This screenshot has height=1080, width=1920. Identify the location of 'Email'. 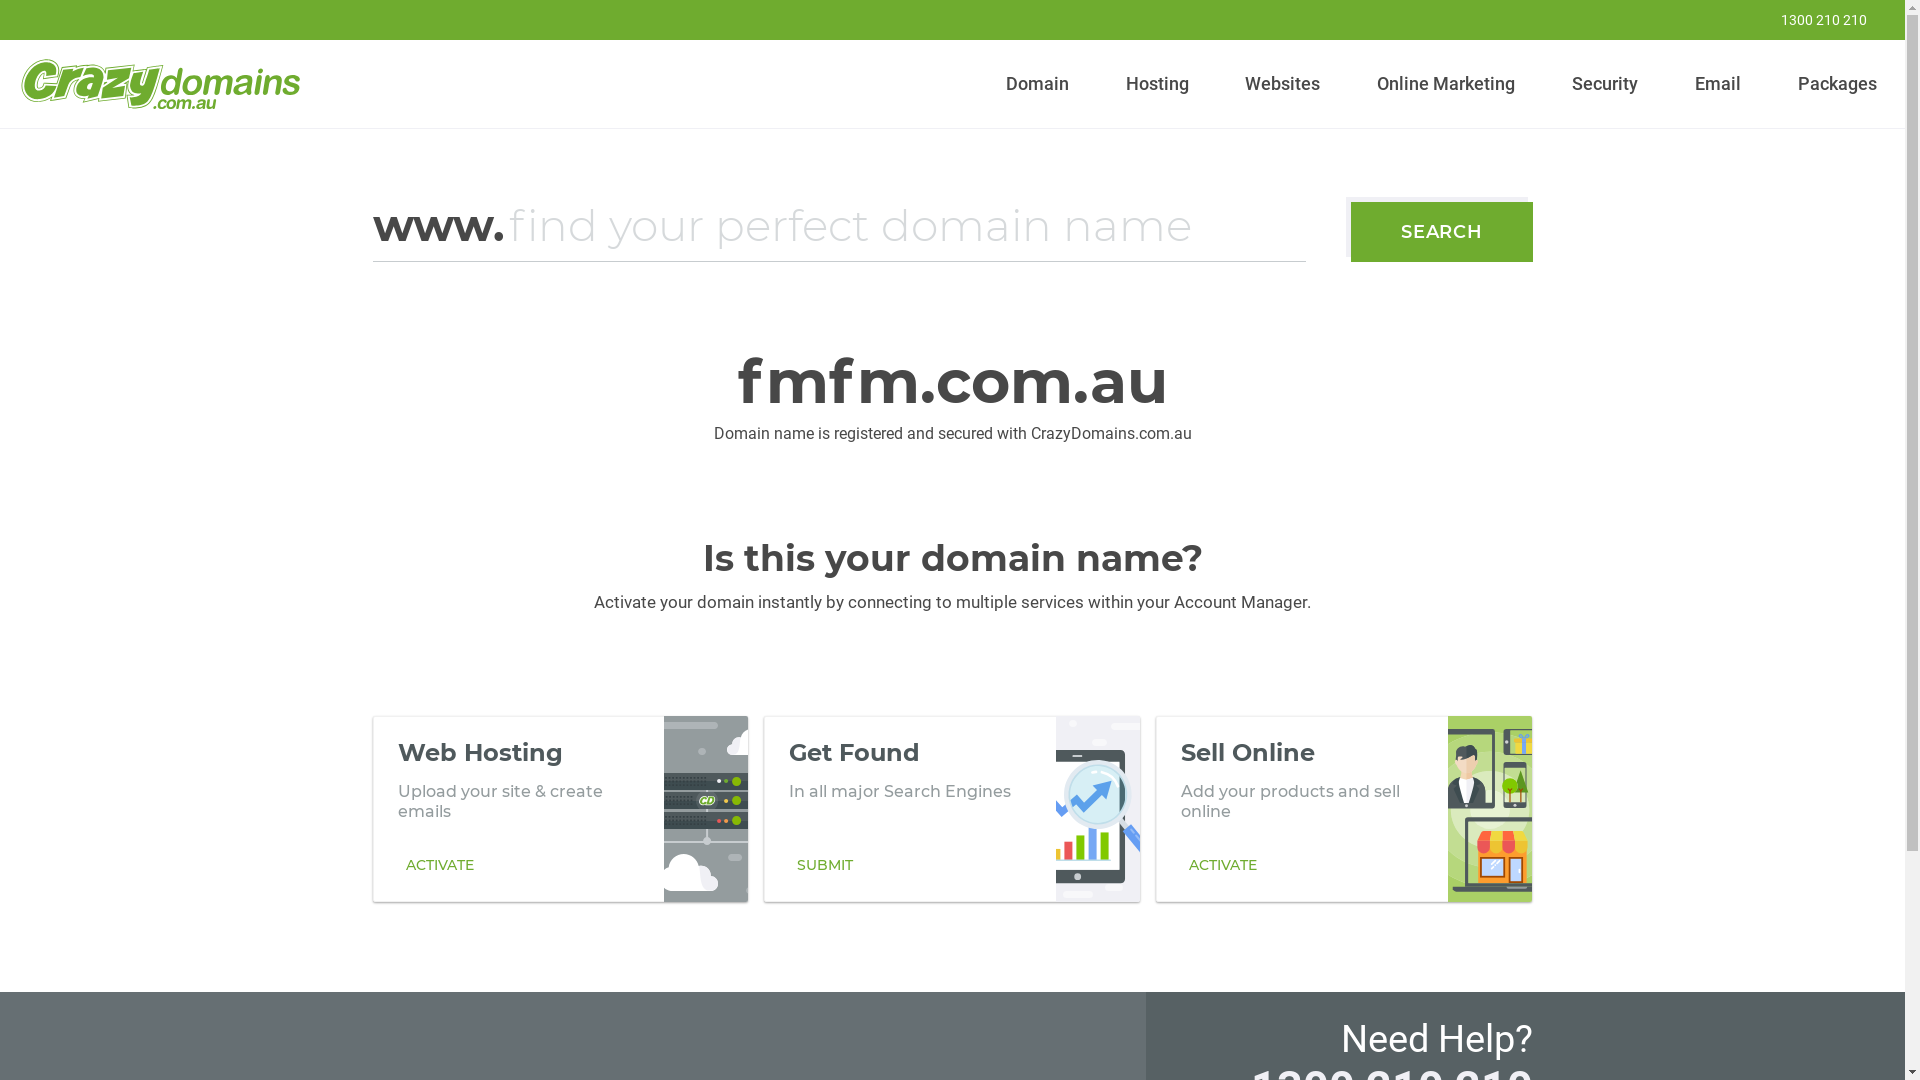
(1716, 83).